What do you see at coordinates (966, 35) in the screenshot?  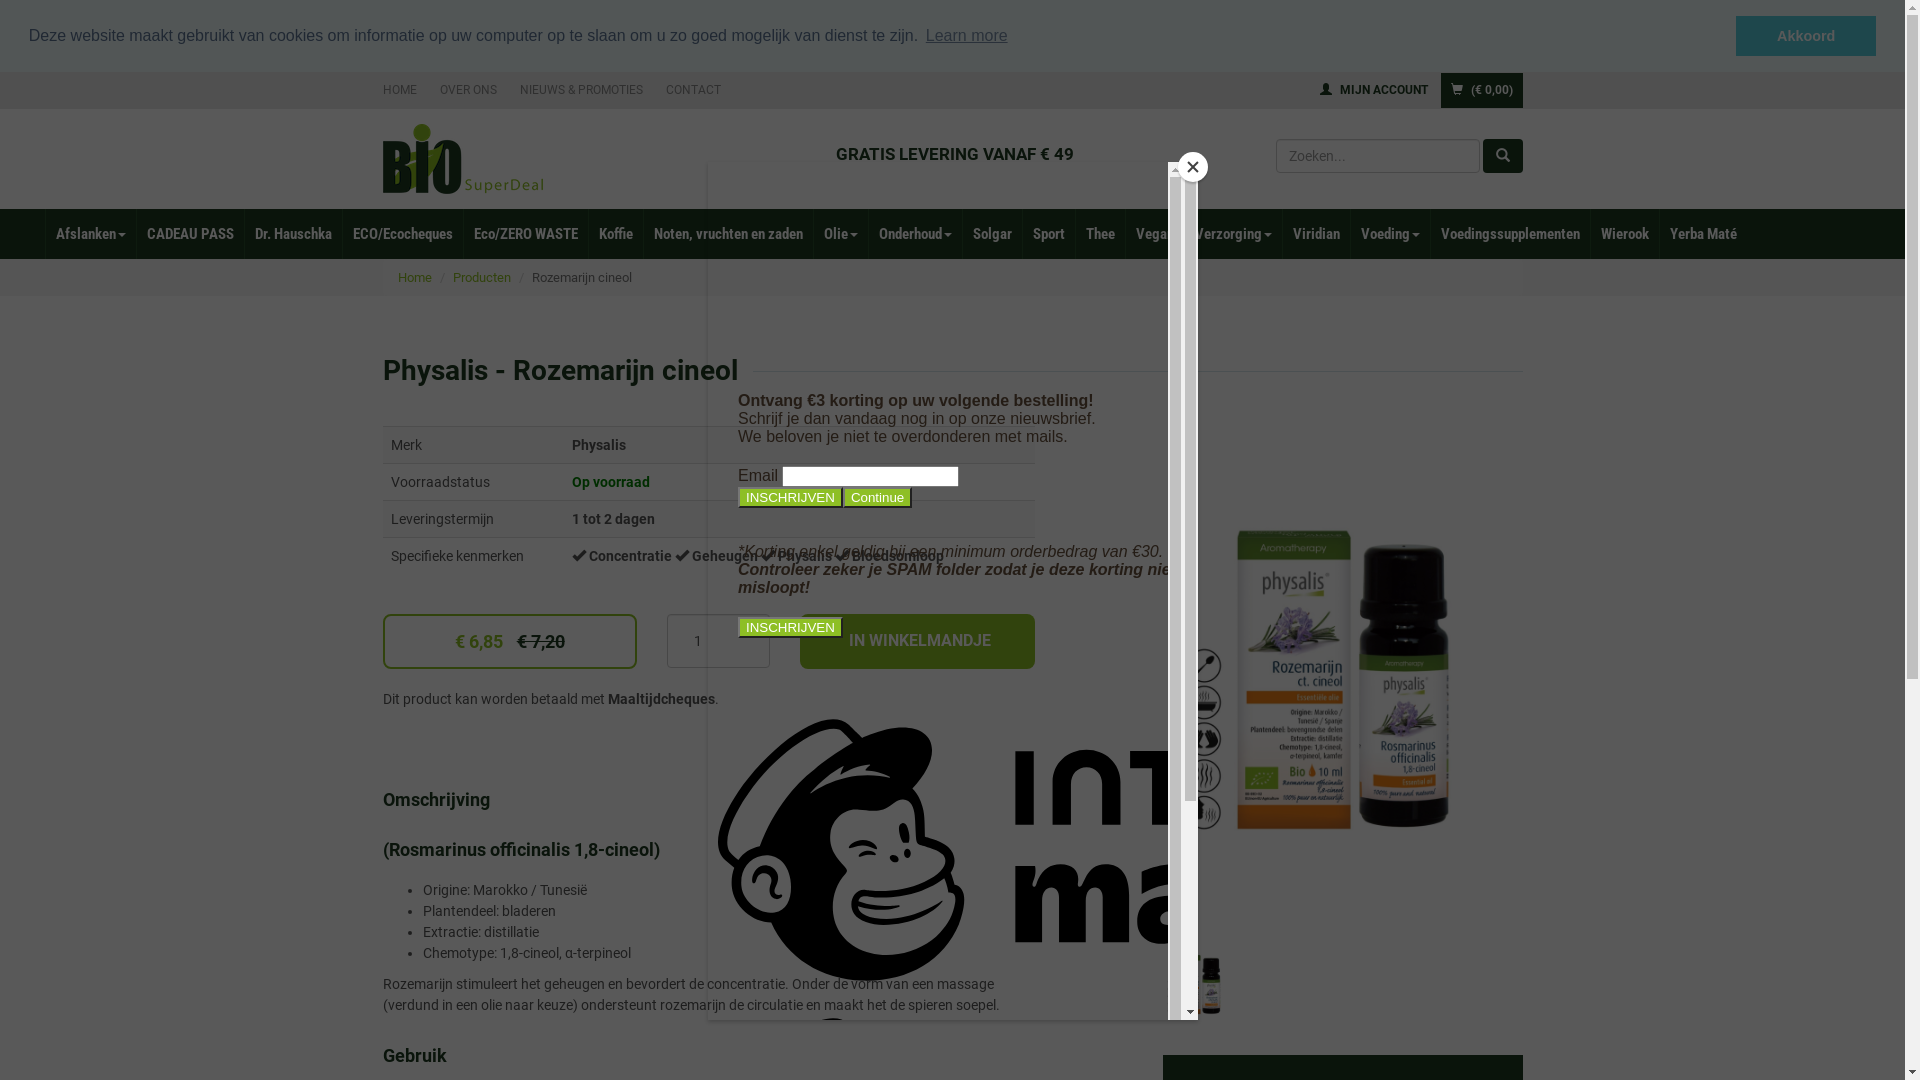 I see `'Learn more'` at bounding box center [966, 35].